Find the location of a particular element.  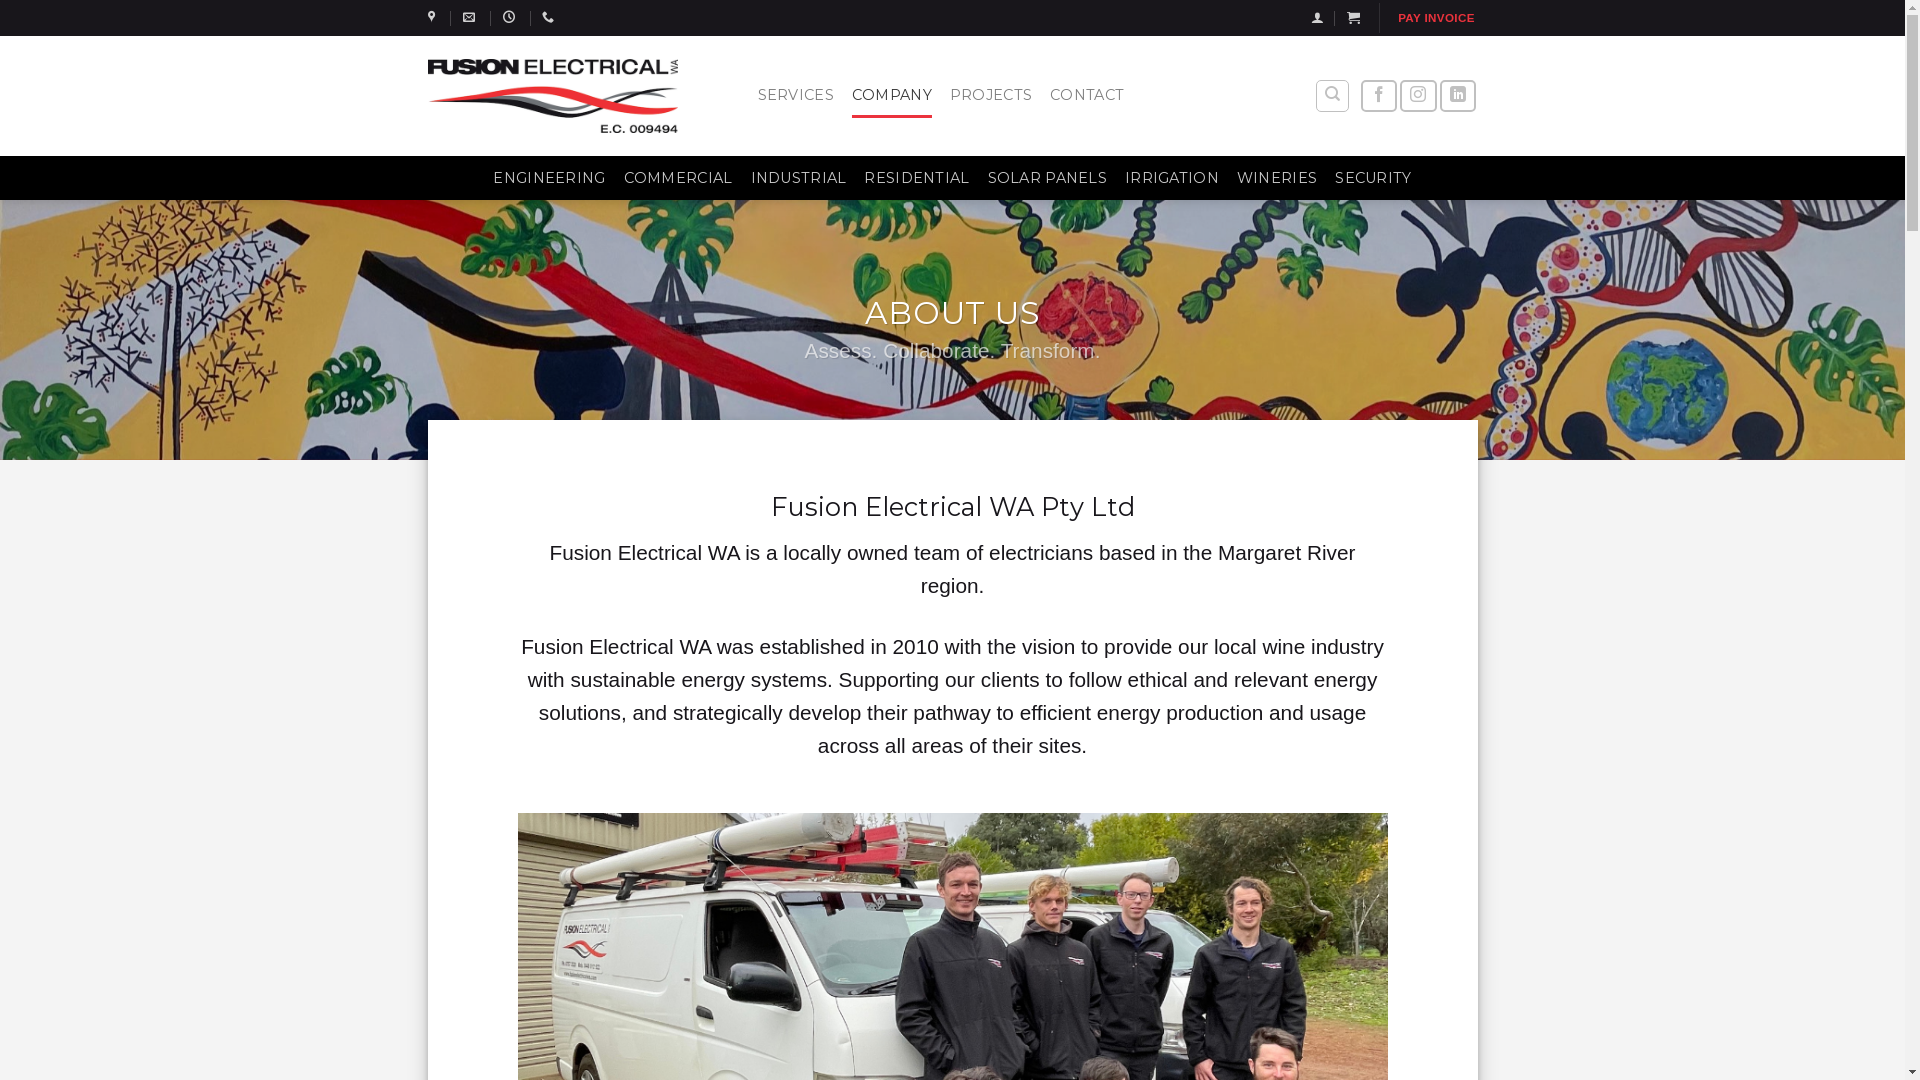

'COMPANY' is located at coordinates (851, 95).